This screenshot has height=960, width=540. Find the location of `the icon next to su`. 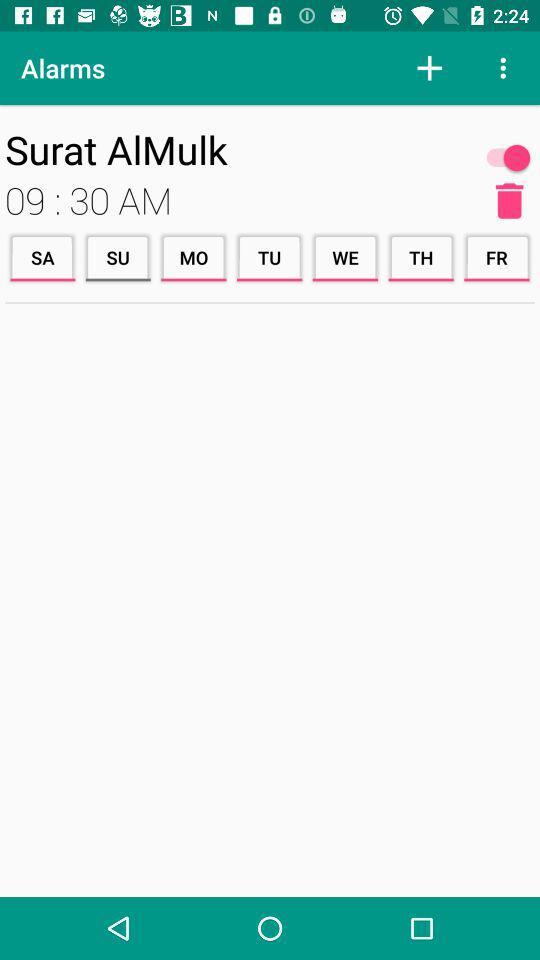

the icon next to su is located at coordinates (42, 256).